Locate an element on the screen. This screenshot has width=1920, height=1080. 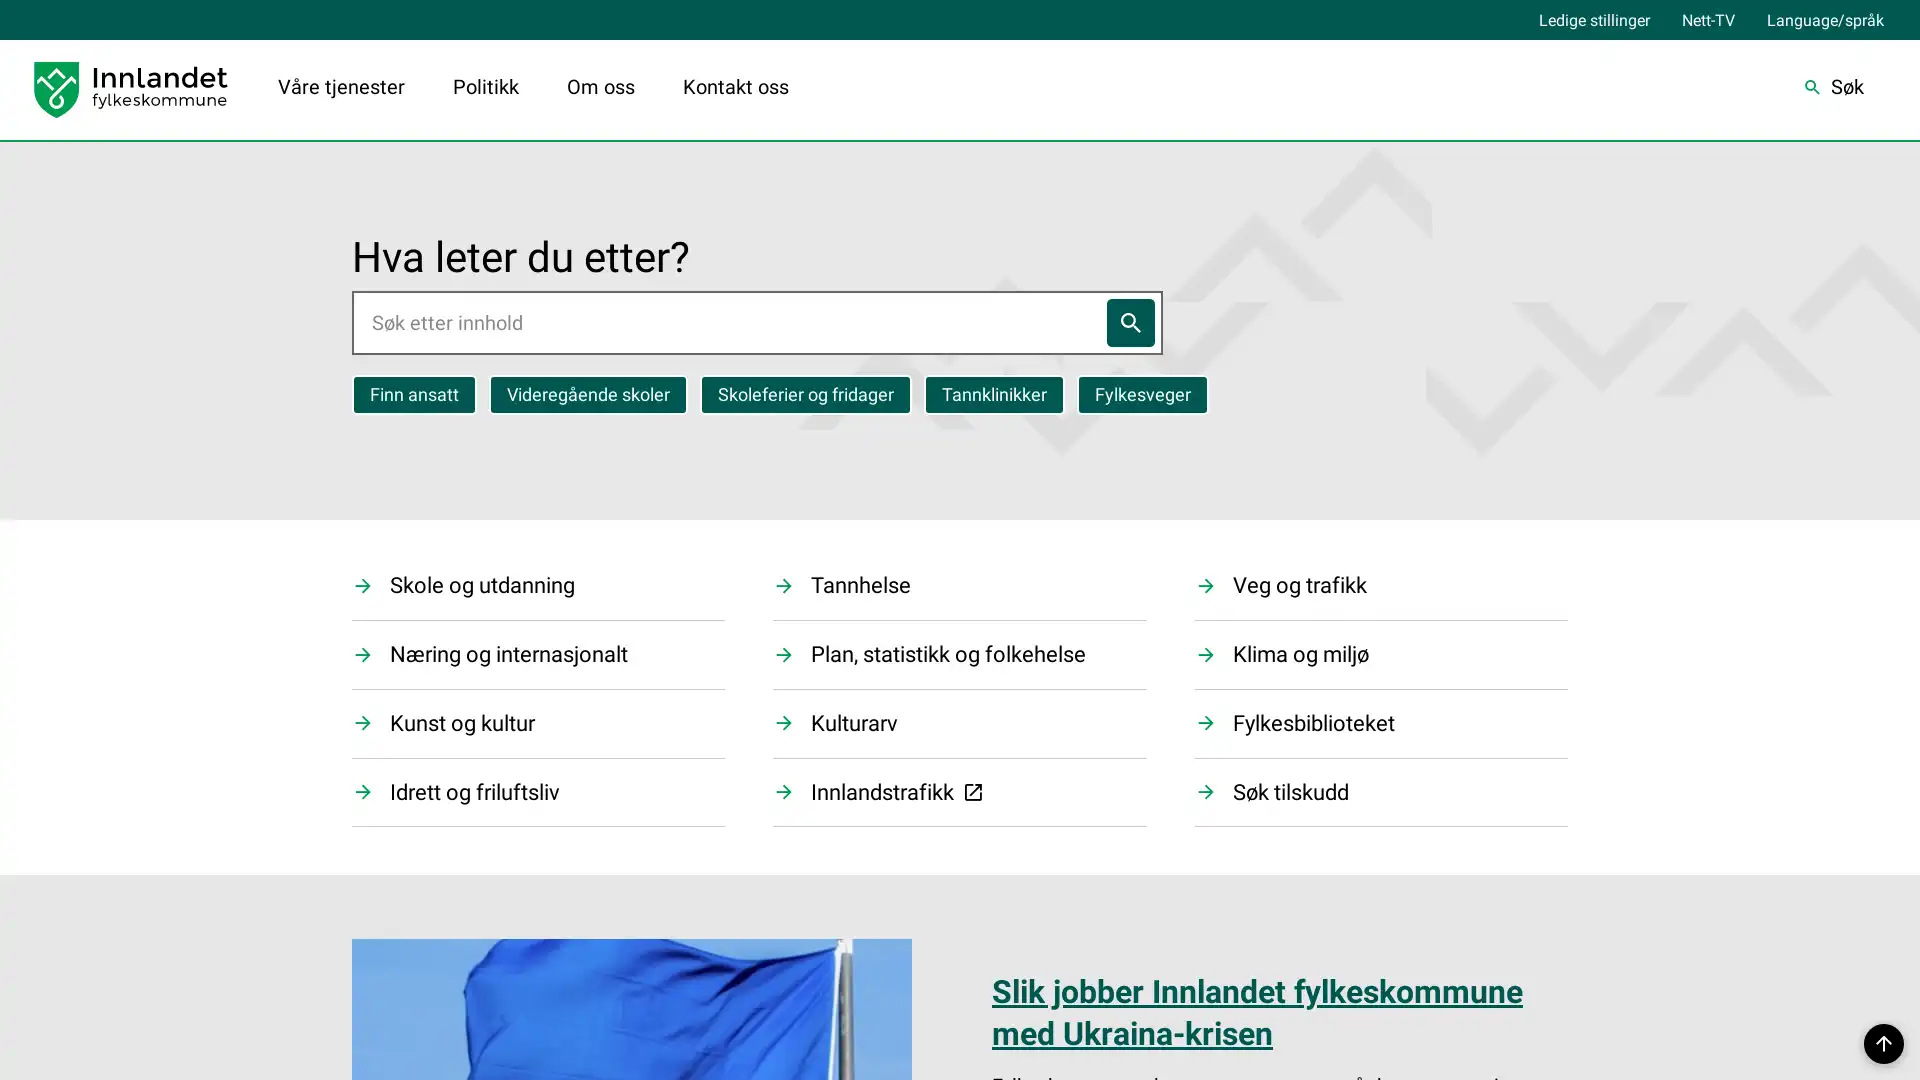
Sk is located at coordinates (1833, 88).